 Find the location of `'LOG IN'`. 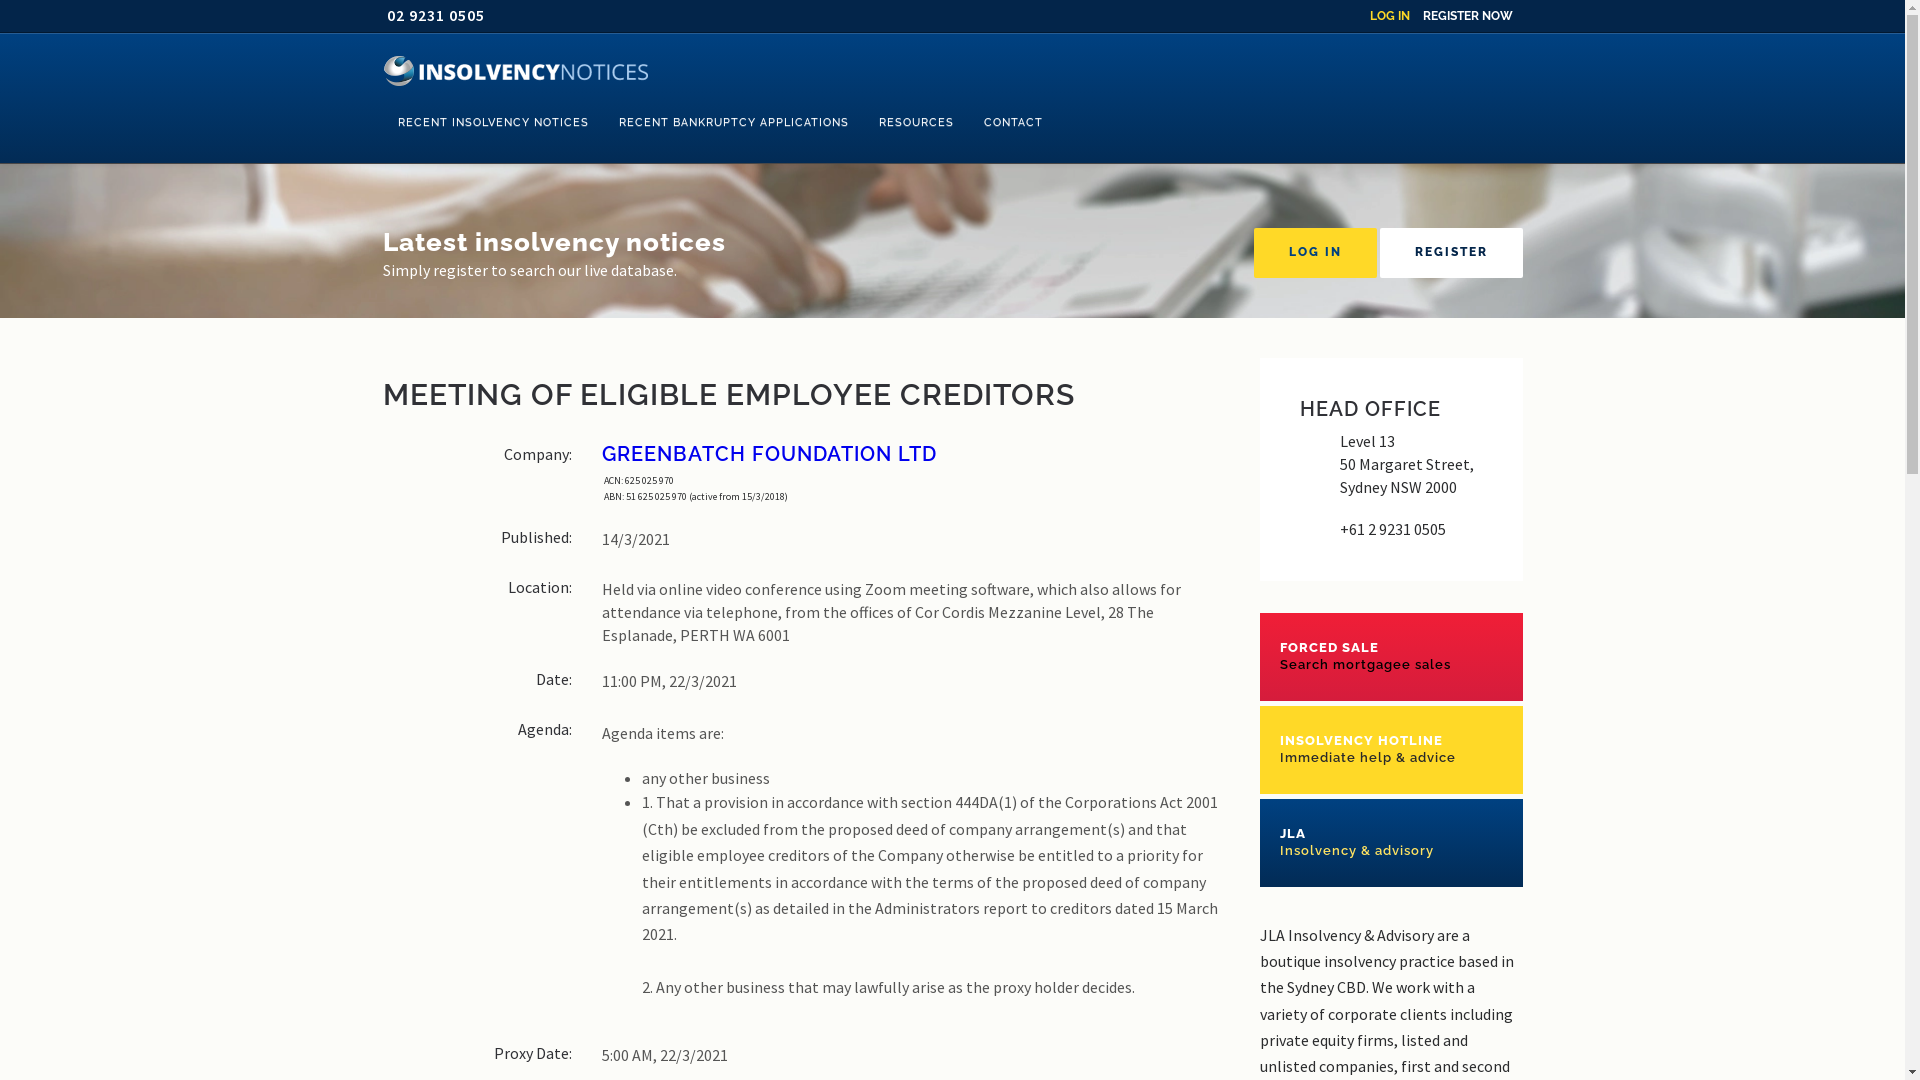

'LOG IN' is located at coordinates (1389, 15).